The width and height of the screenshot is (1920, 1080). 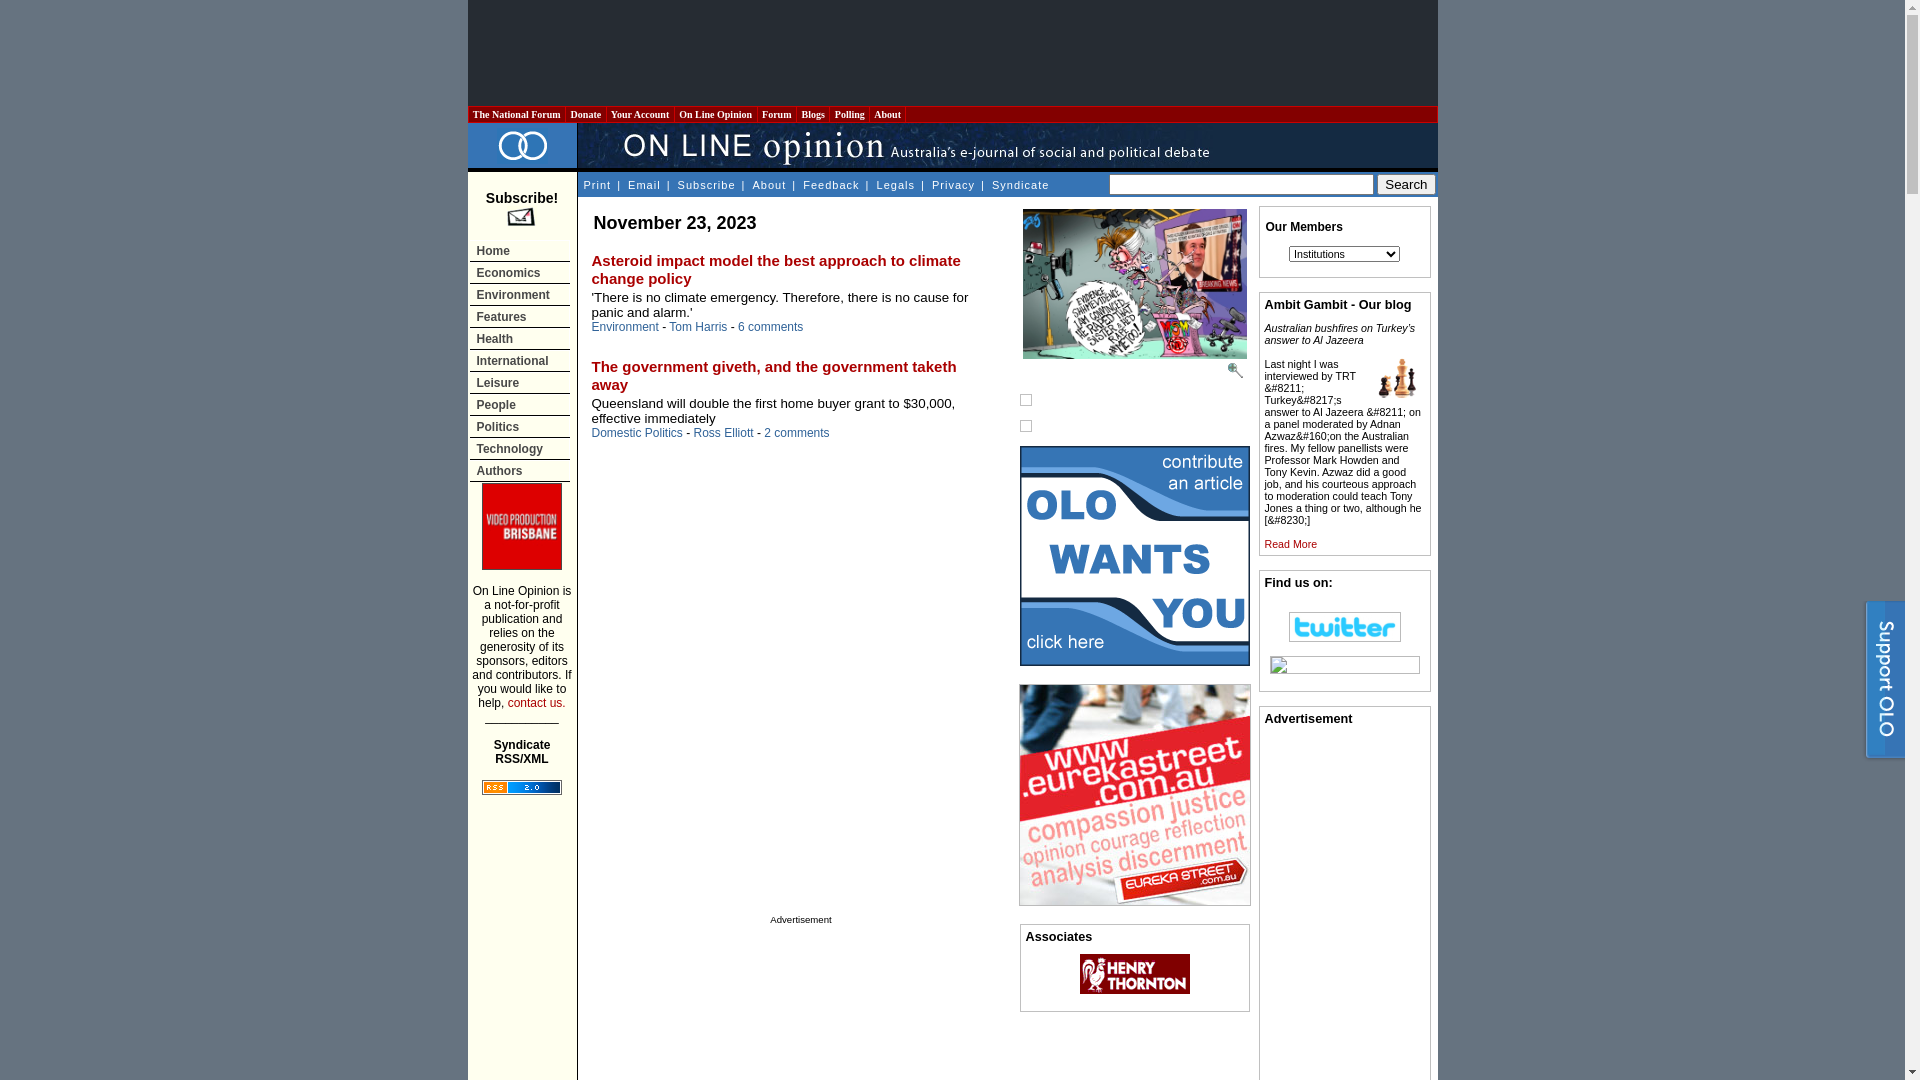 I want to click on 'International', so click(x=519, y=360).